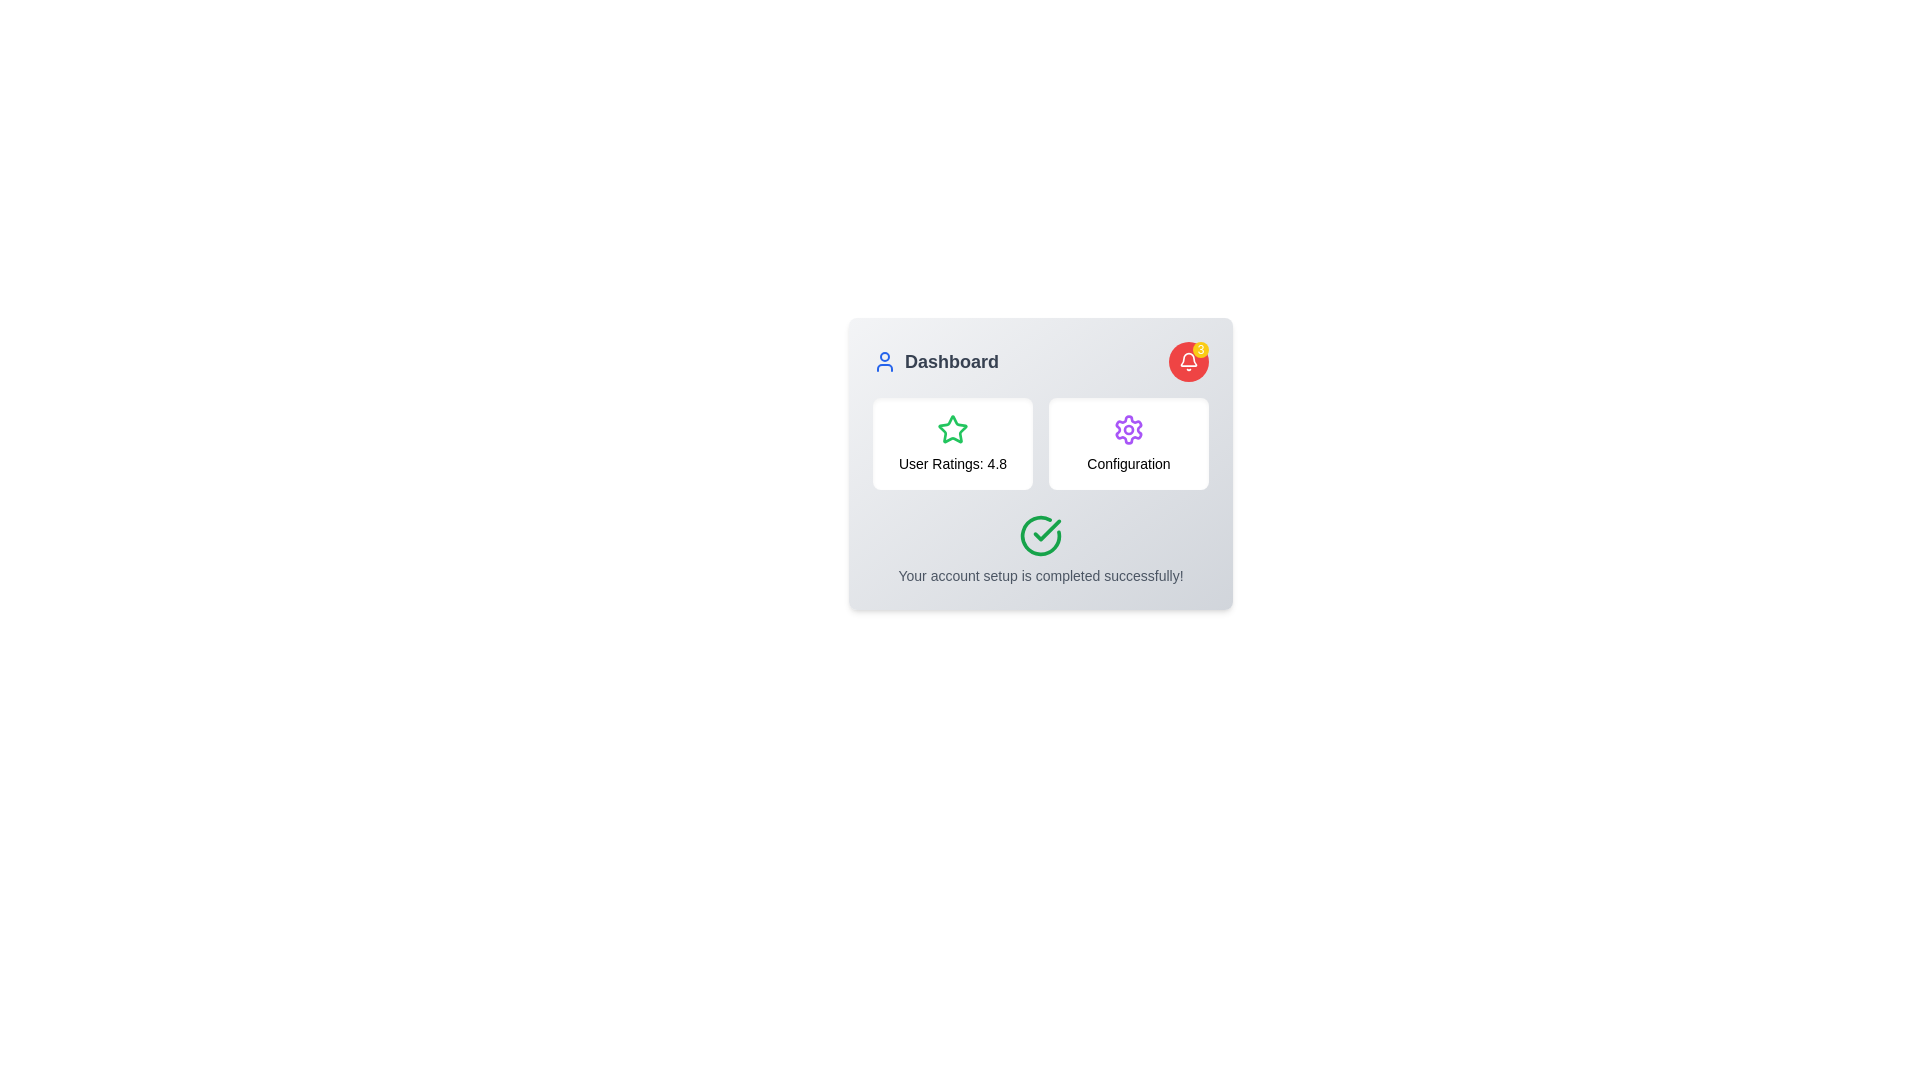 This screenshot has width=1920, height=1080. Describe the element at coordinates (1189, 358) in the screenshot. I see `the bell icon located at the top-right corner of the component, adjacent to the 'Dashboard' label` at that location.